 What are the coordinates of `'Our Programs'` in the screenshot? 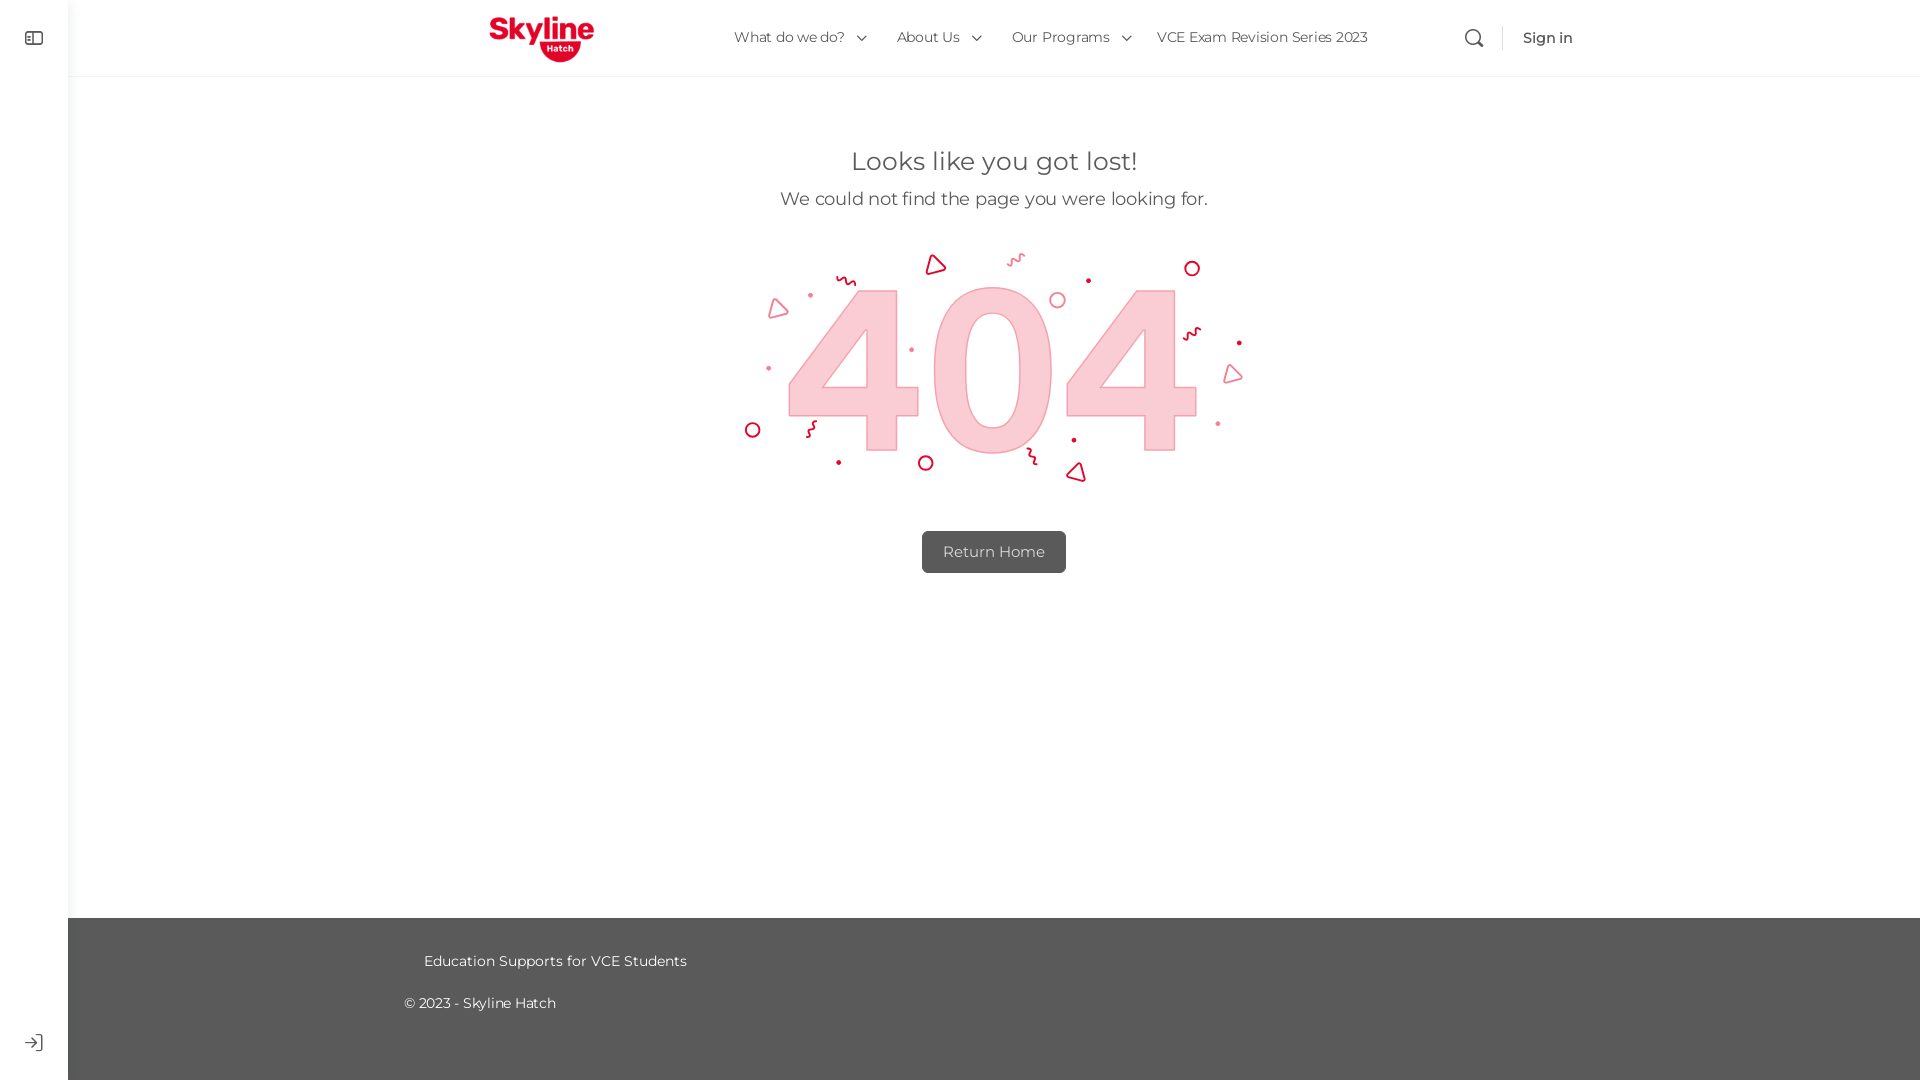 It's located at (1068, 38).